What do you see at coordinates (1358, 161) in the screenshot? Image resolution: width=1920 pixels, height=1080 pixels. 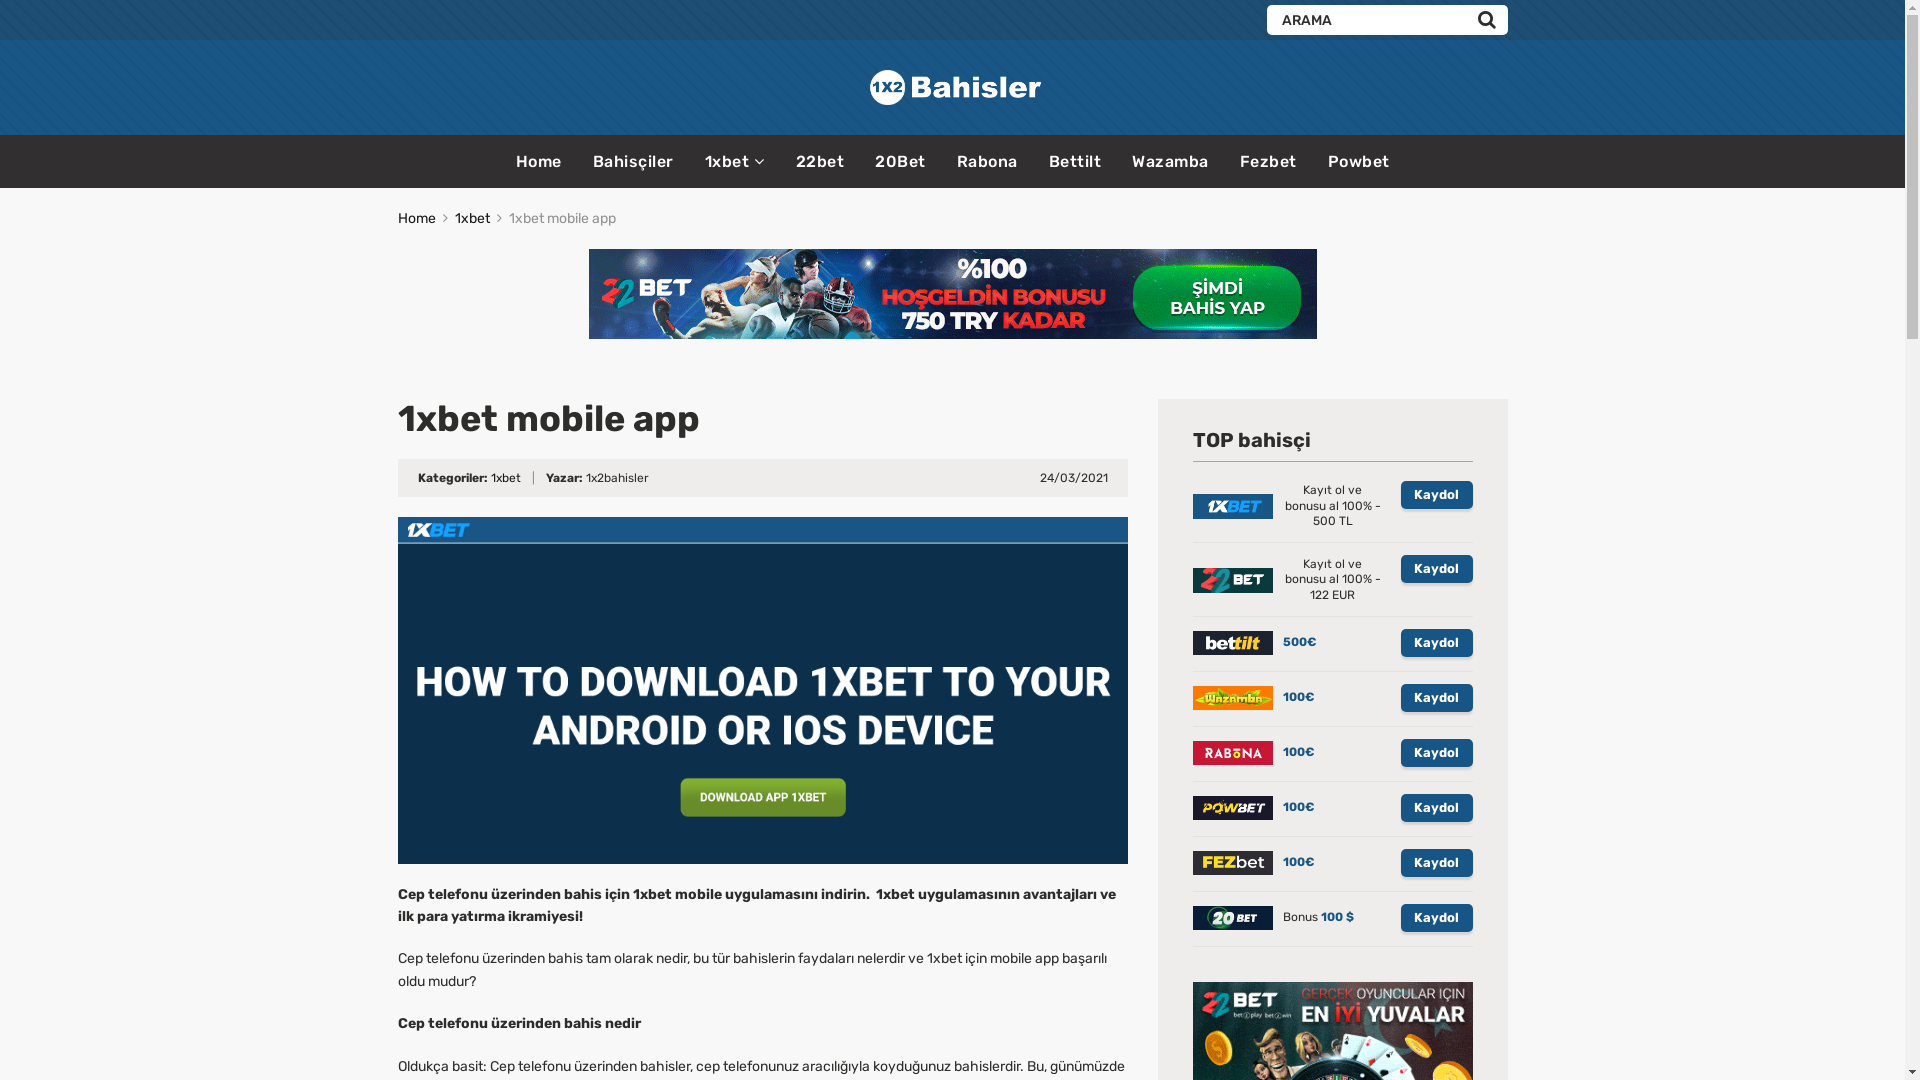 I see `'Powbet'` at bounding box center [1358, 161].